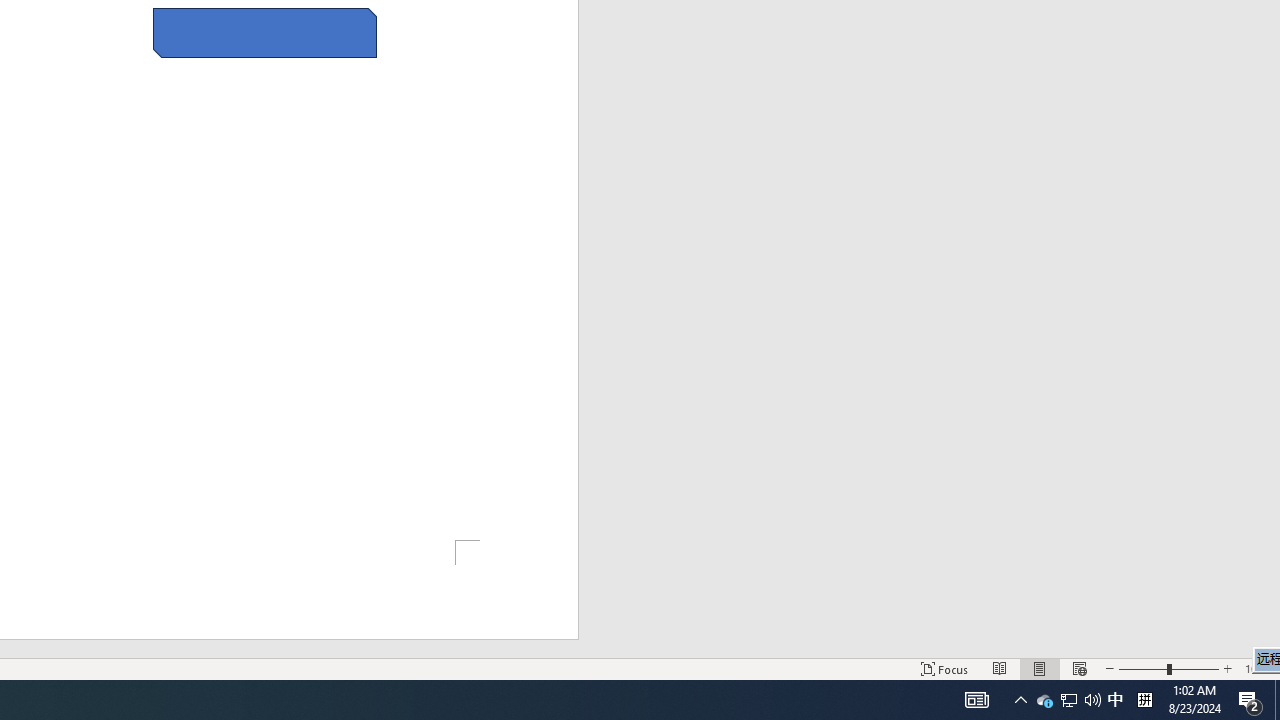  What do you see at coordinates (1168, 669) in the screenshot?
I see `'Zoom'` at bounding box center [1168, 669].